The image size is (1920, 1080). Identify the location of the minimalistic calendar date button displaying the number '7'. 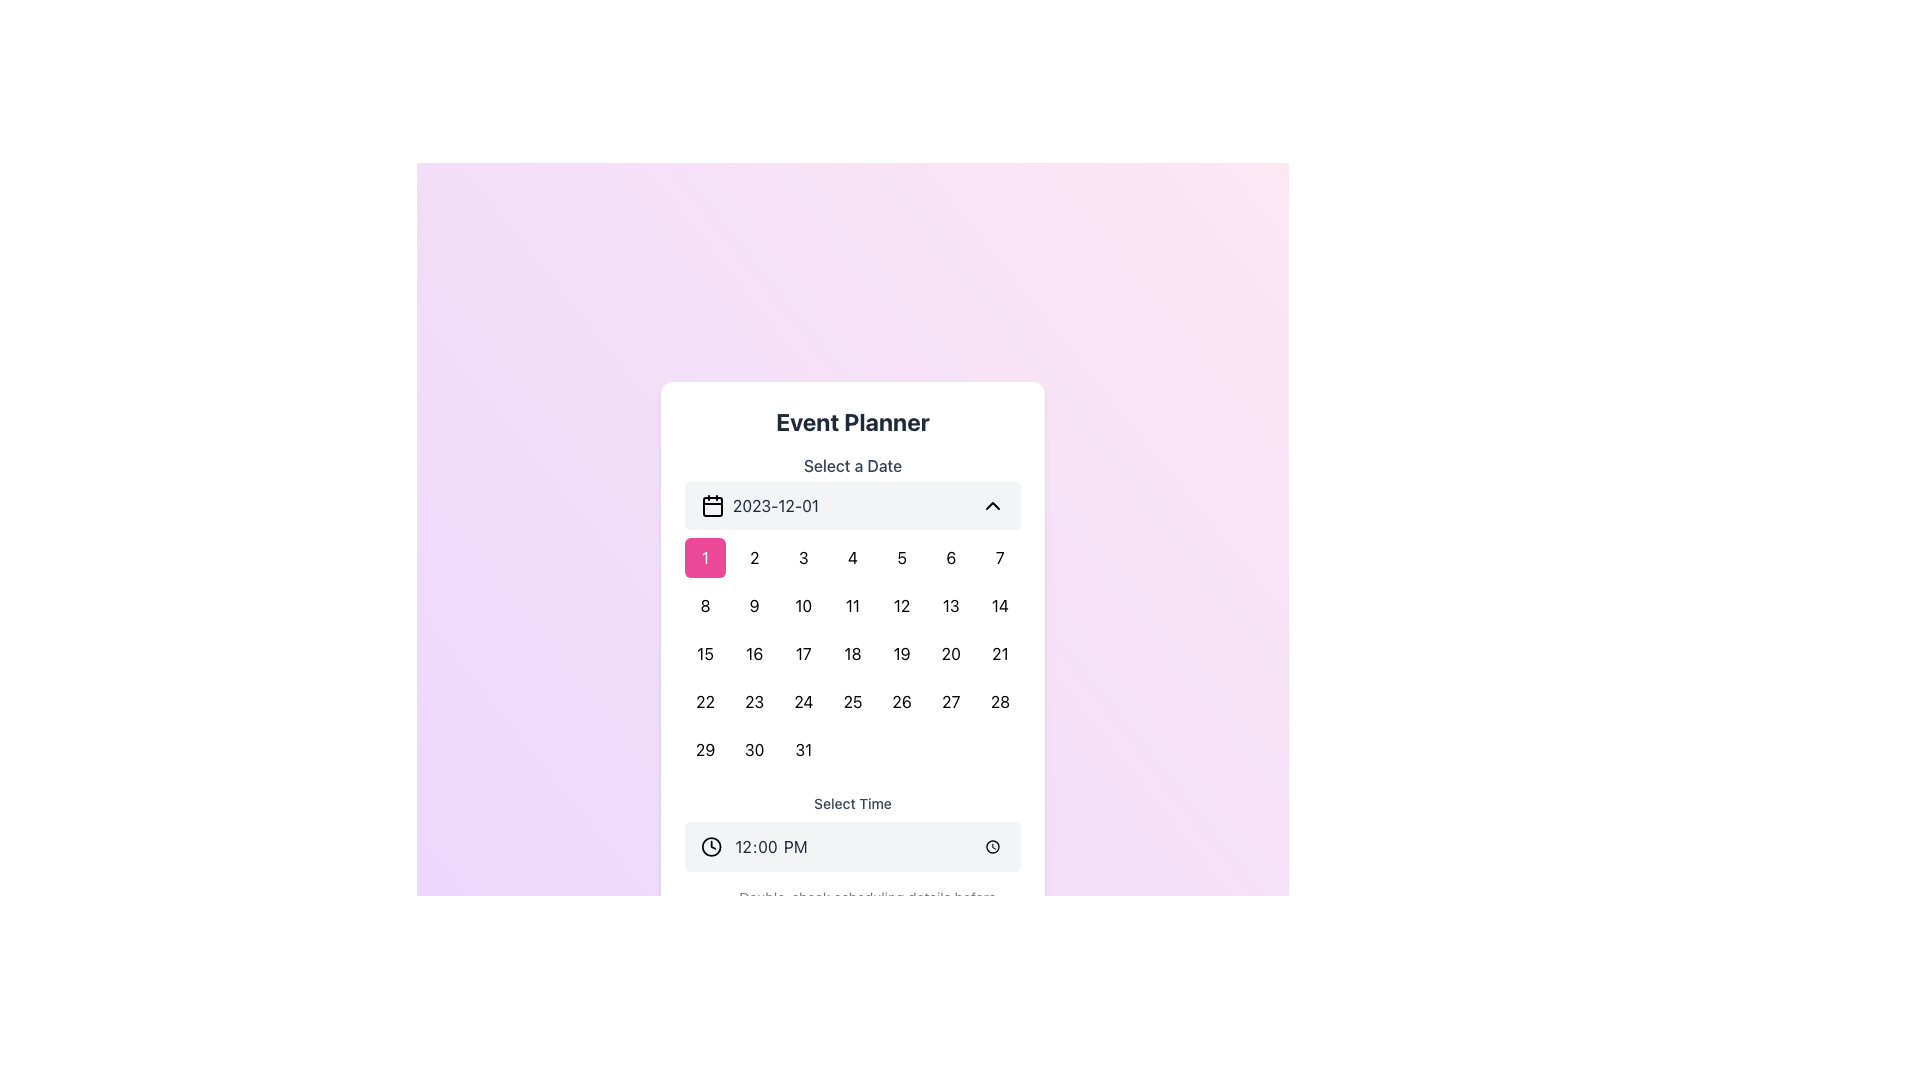
(1000, 558).